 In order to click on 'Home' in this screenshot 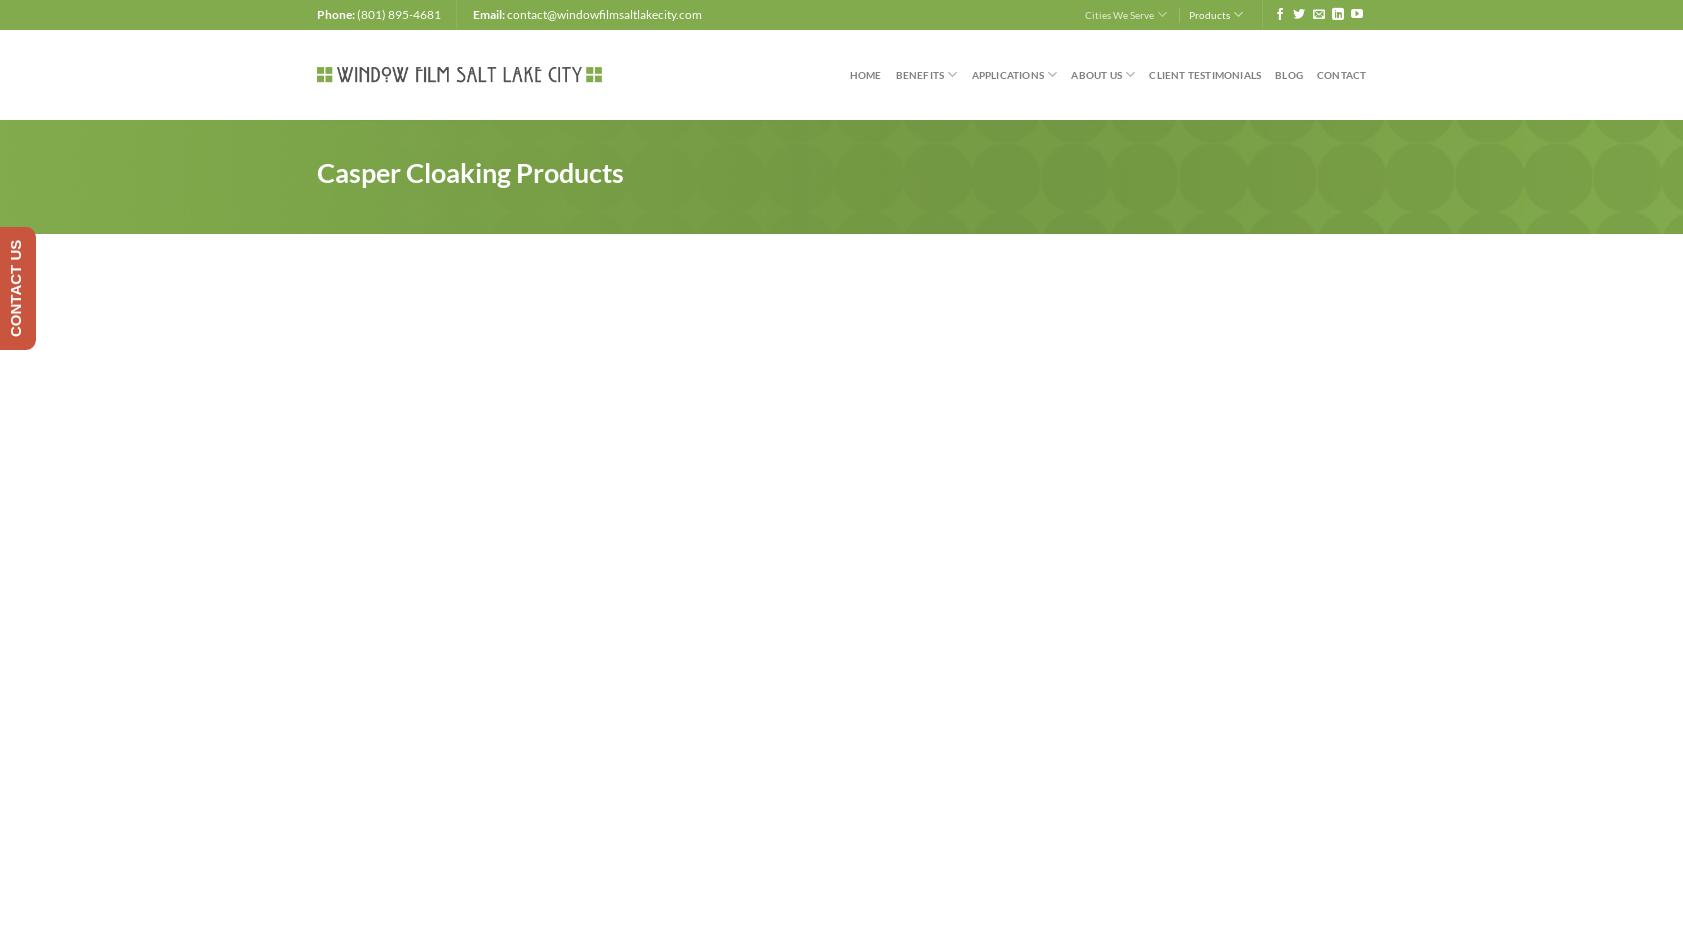, I will do `click(849, 74)`.